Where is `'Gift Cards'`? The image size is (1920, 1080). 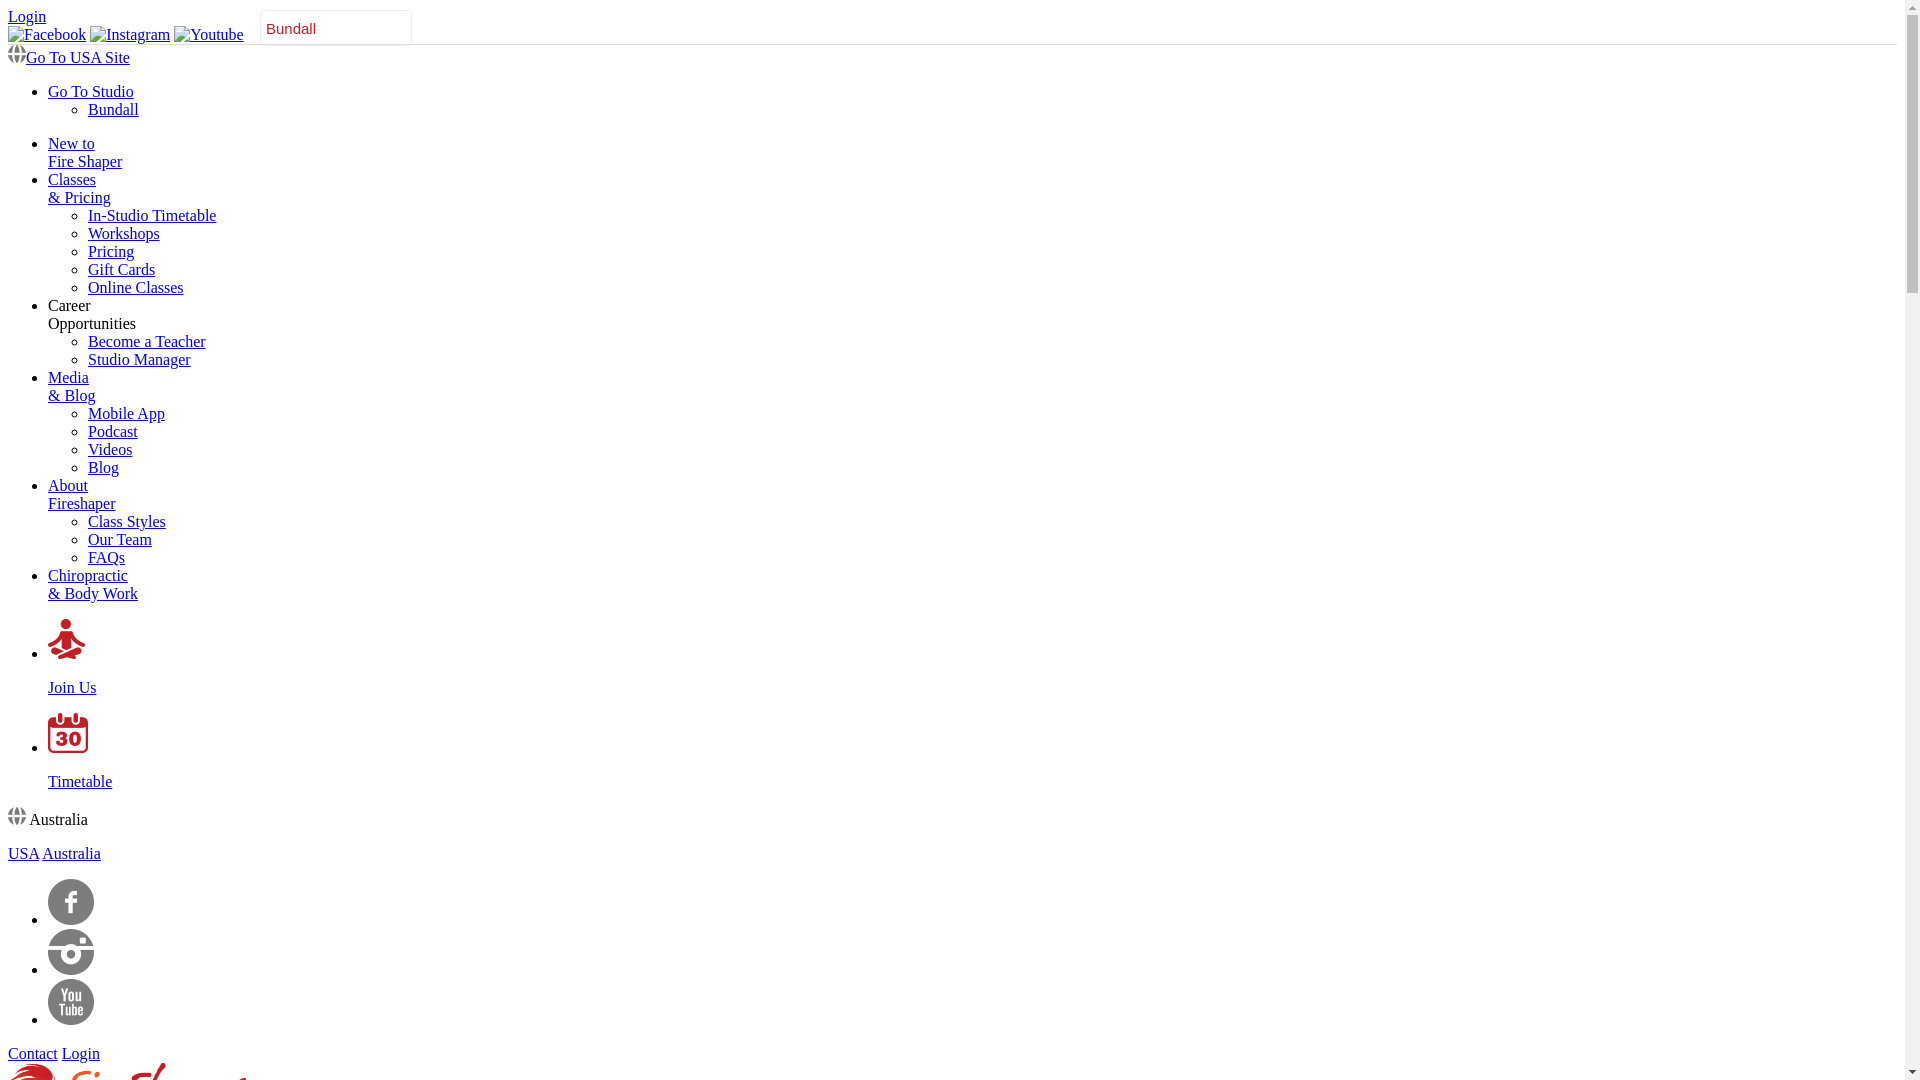 'Gift Cards' is located at coordinates (120, 268).